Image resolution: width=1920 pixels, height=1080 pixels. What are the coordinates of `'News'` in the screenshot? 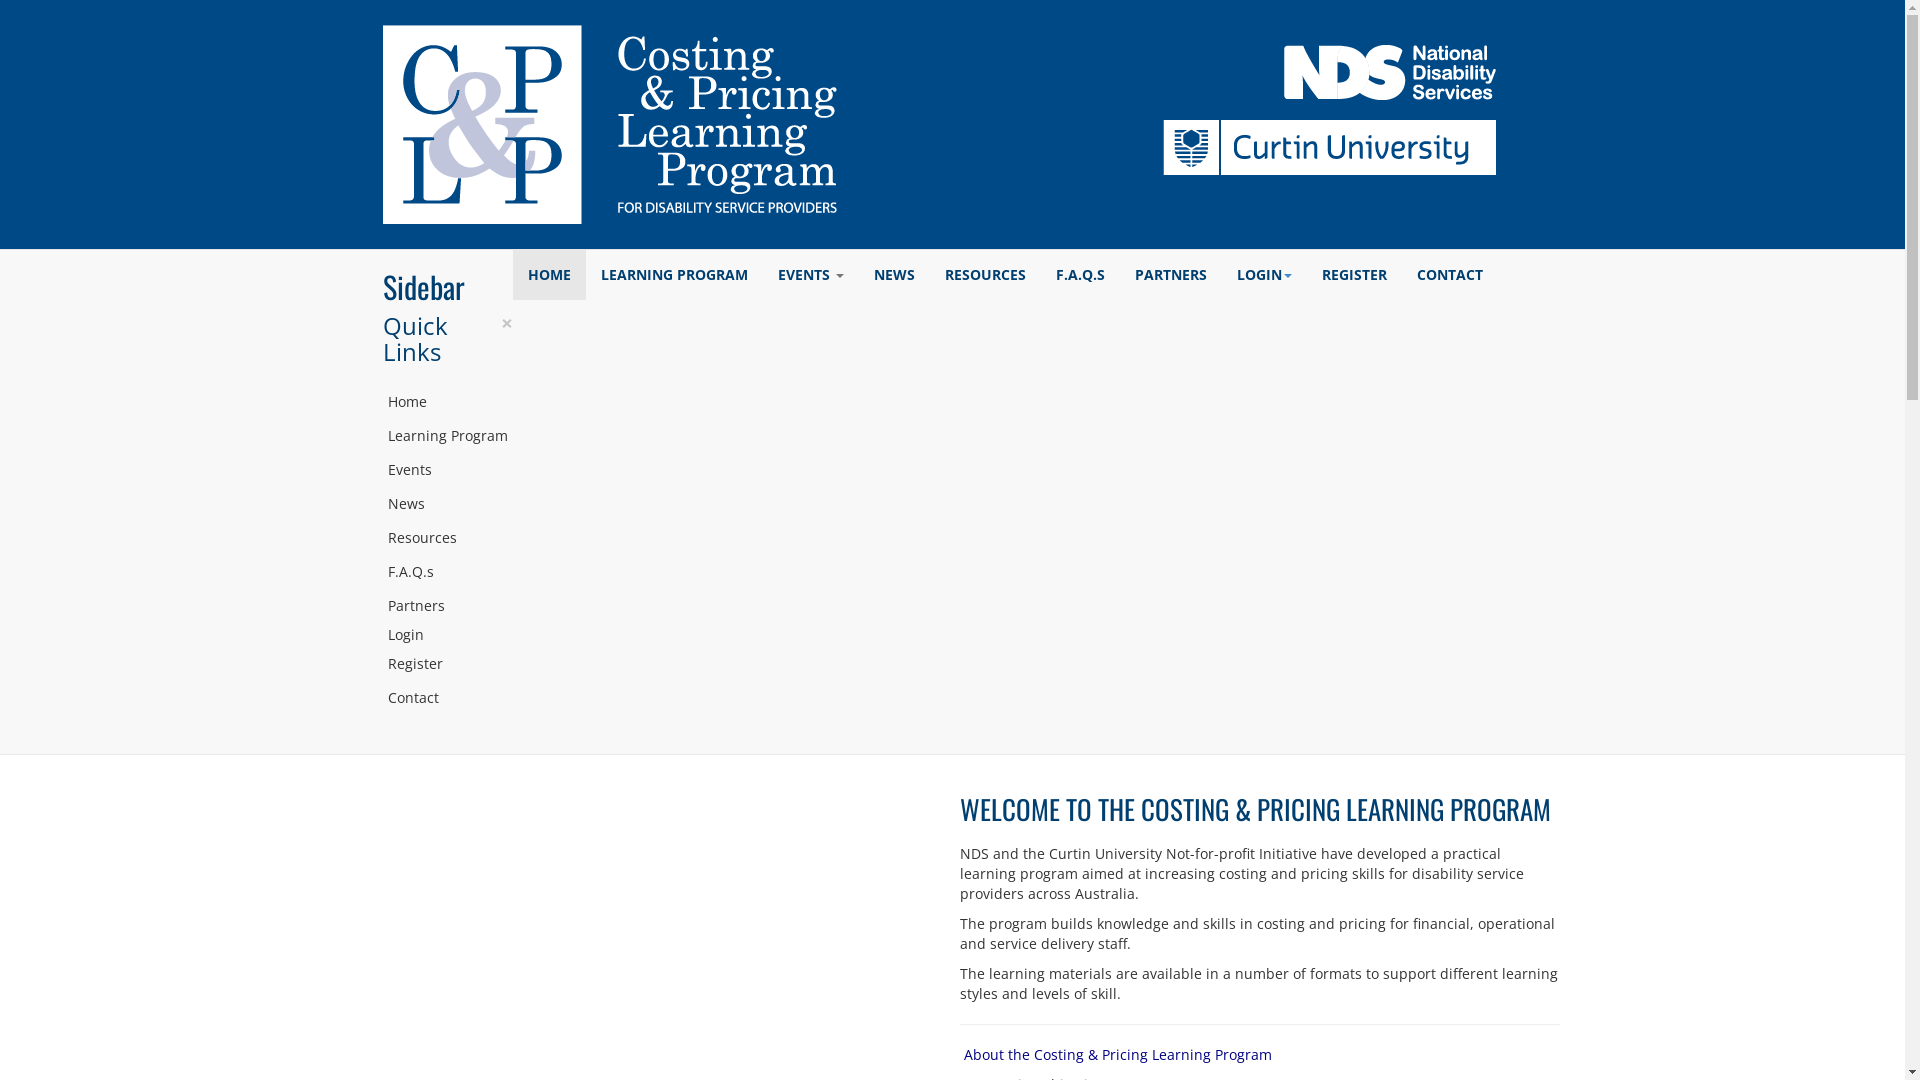 It's located at (445, 503).